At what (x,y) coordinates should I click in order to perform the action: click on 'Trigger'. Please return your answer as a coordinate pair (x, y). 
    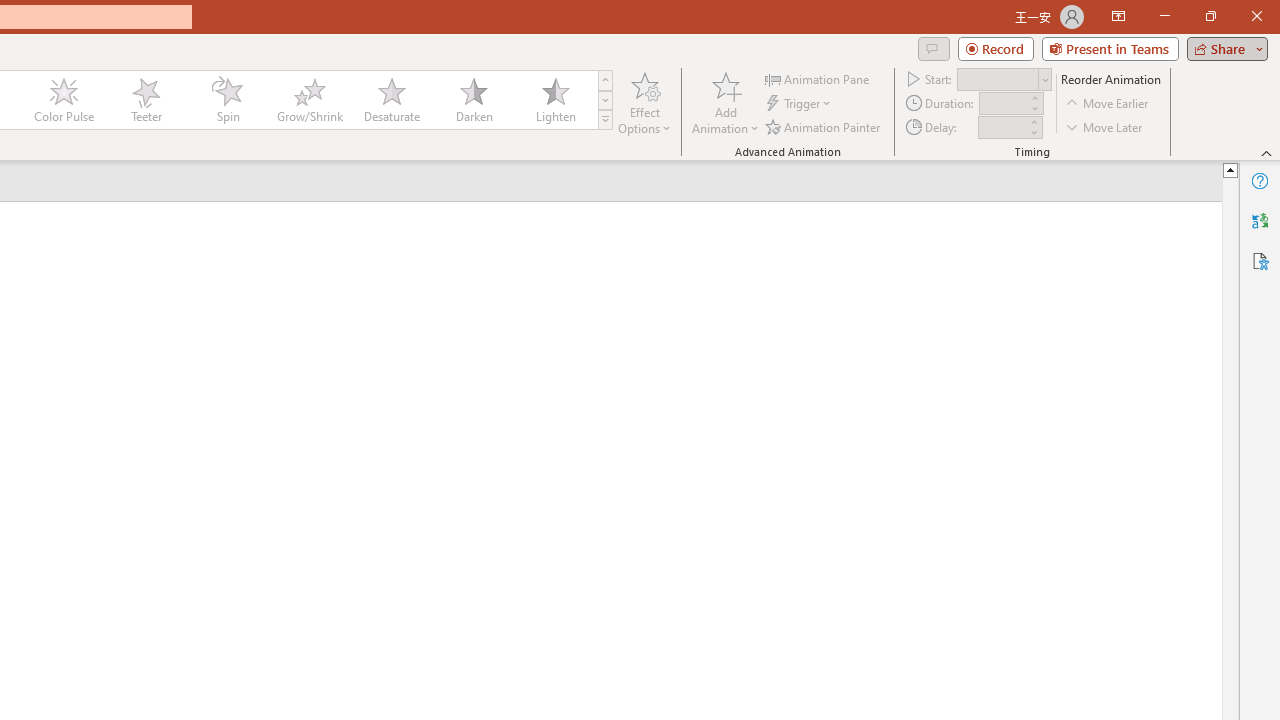
    Looking at the image, I should click on (800, 103).